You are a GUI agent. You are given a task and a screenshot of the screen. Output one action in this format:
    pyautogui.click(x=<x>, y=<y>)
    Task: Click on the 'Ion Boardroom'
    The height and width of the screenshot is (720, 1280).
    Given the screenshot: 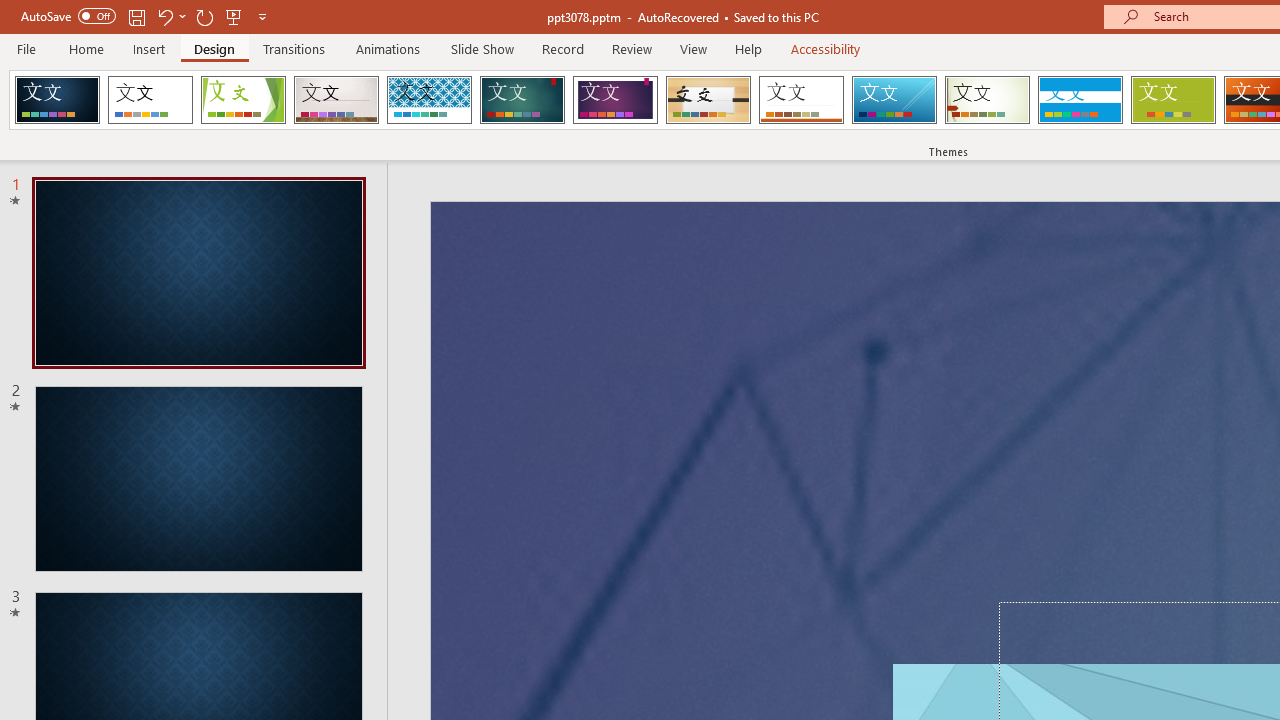 What is the action you would take?
    pyautogui.click(x=614, y=100)
    